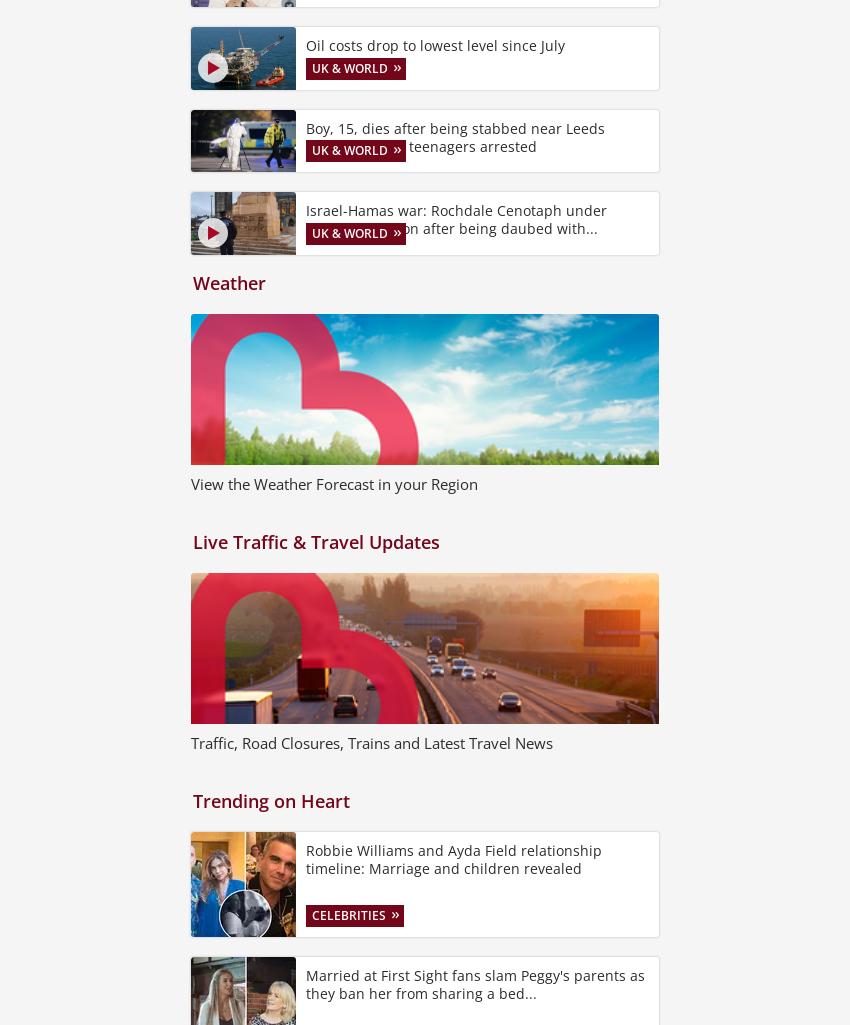 The image size is (850, 1025). I want to click on 'Robbie Williams and Ayda Field relationship timeline: Marriage and children revealed', so click(452, 859).